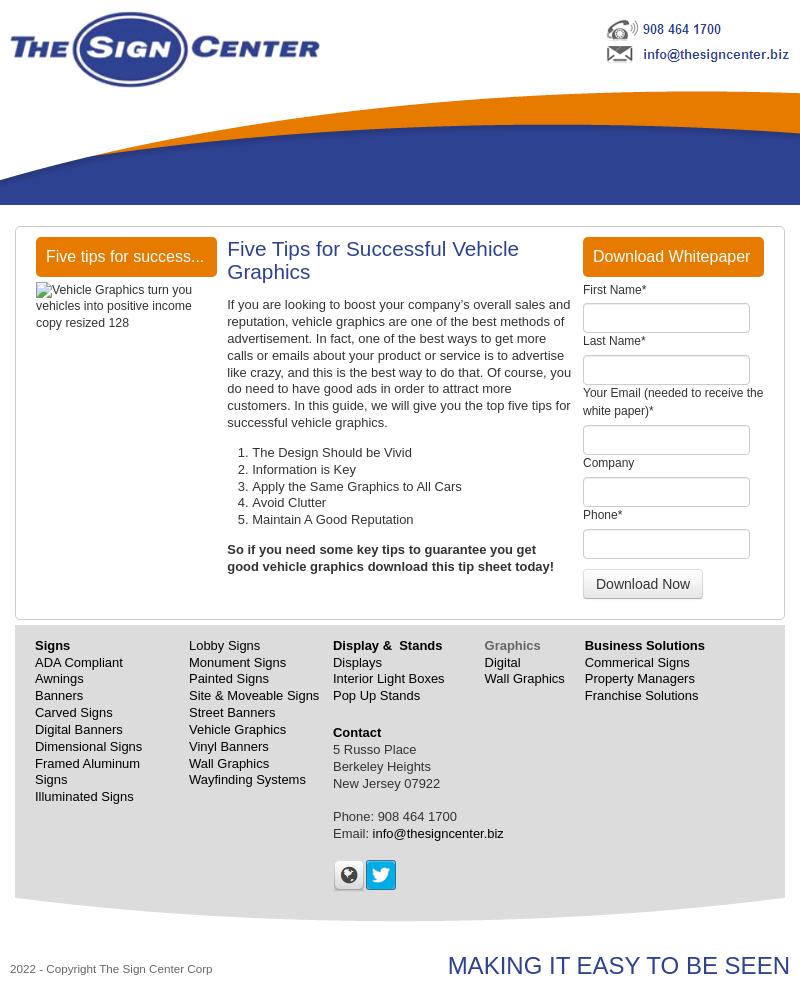  I want to click on 'First Name', so click(612, 288).